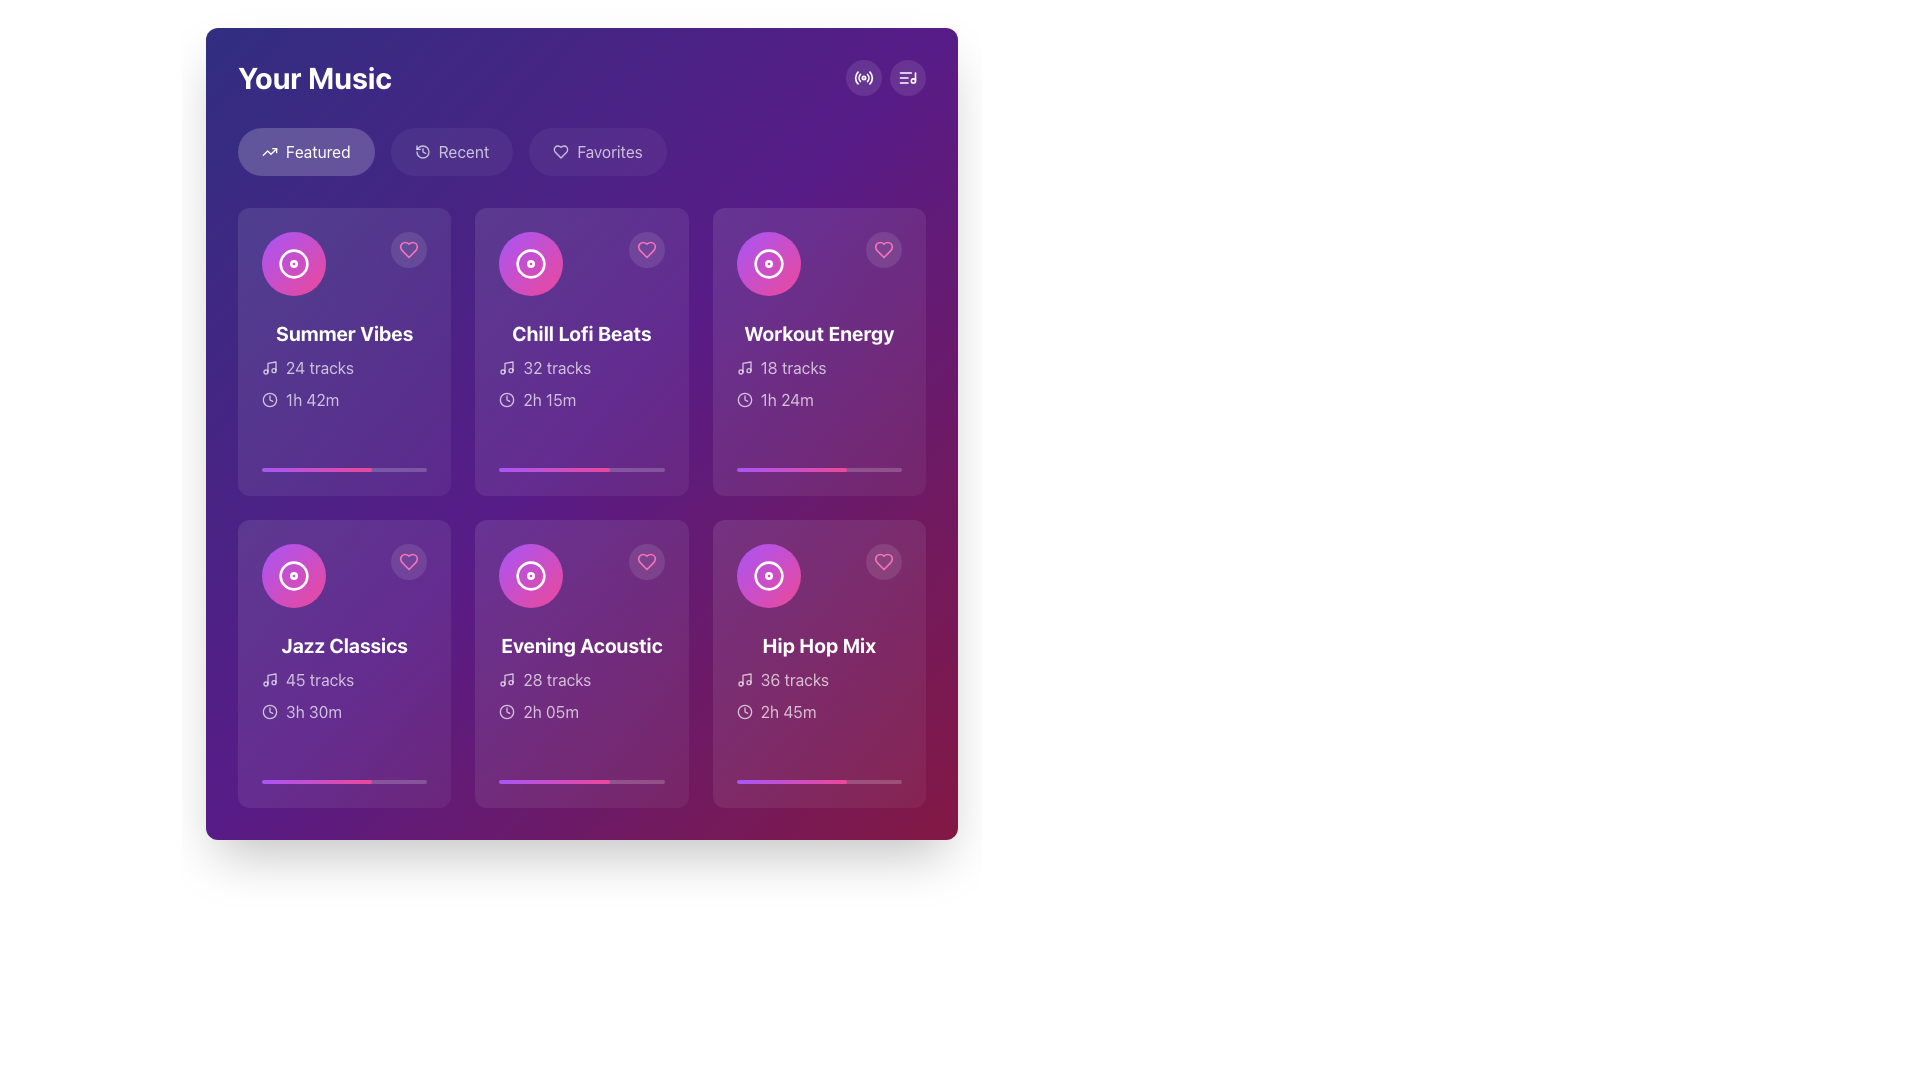 The width and height of the screenshot is (1920, 1080). I want to click on the text label displaying '1h 24m' within the 'Workout Energy' music card, which is centrally aligned below the card title and track count, so click(786, 400).